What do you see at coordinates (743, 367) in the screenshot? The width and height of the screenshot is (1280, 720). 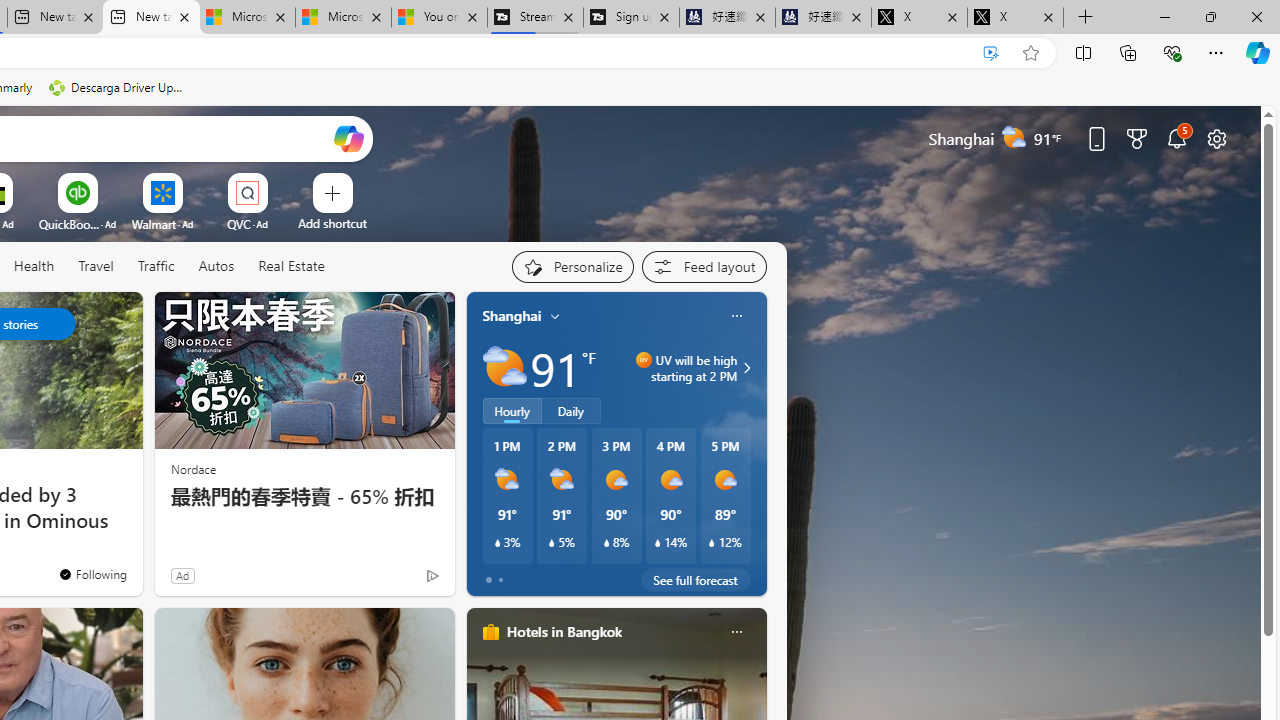 I see `'UV will be high starting at 2 PM'` at bounding box center [743, 367].